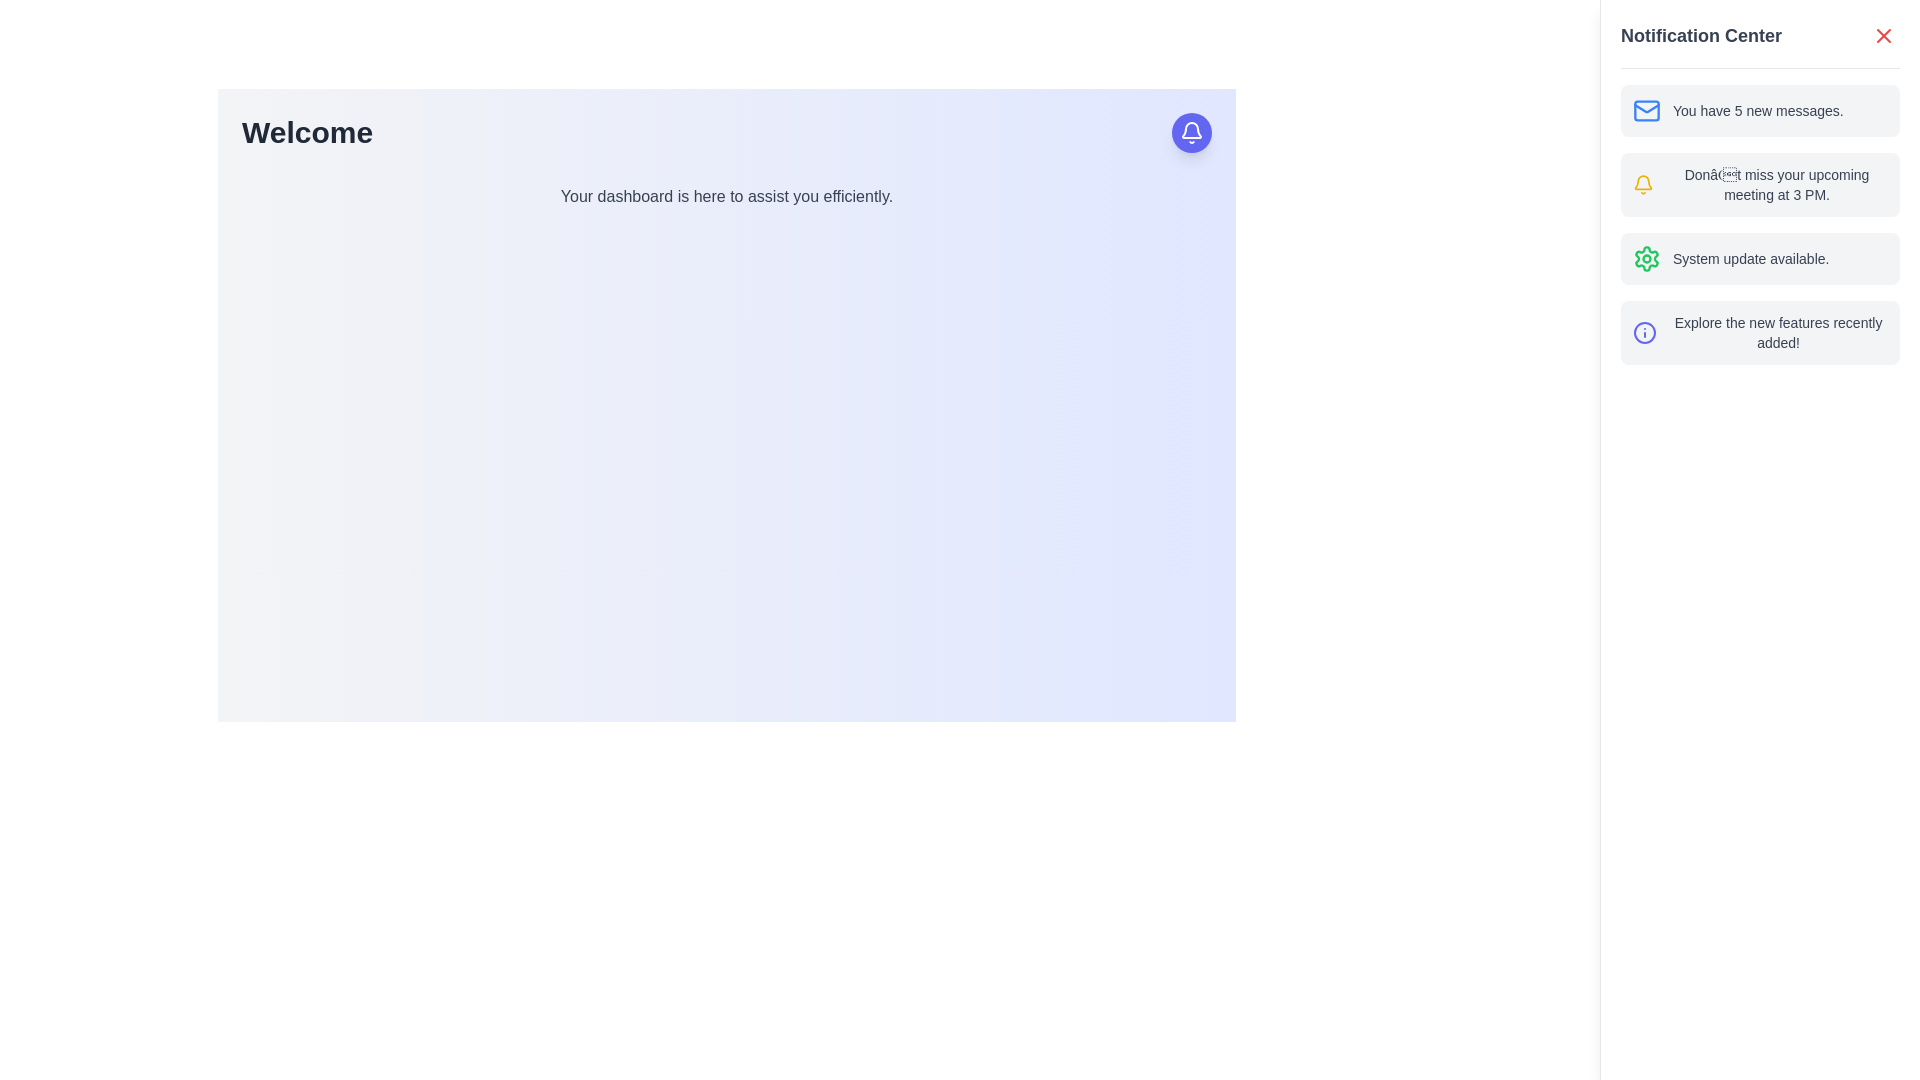  I want to click on the 'X' icon on the right side of the header bar, so click(1760, 44).